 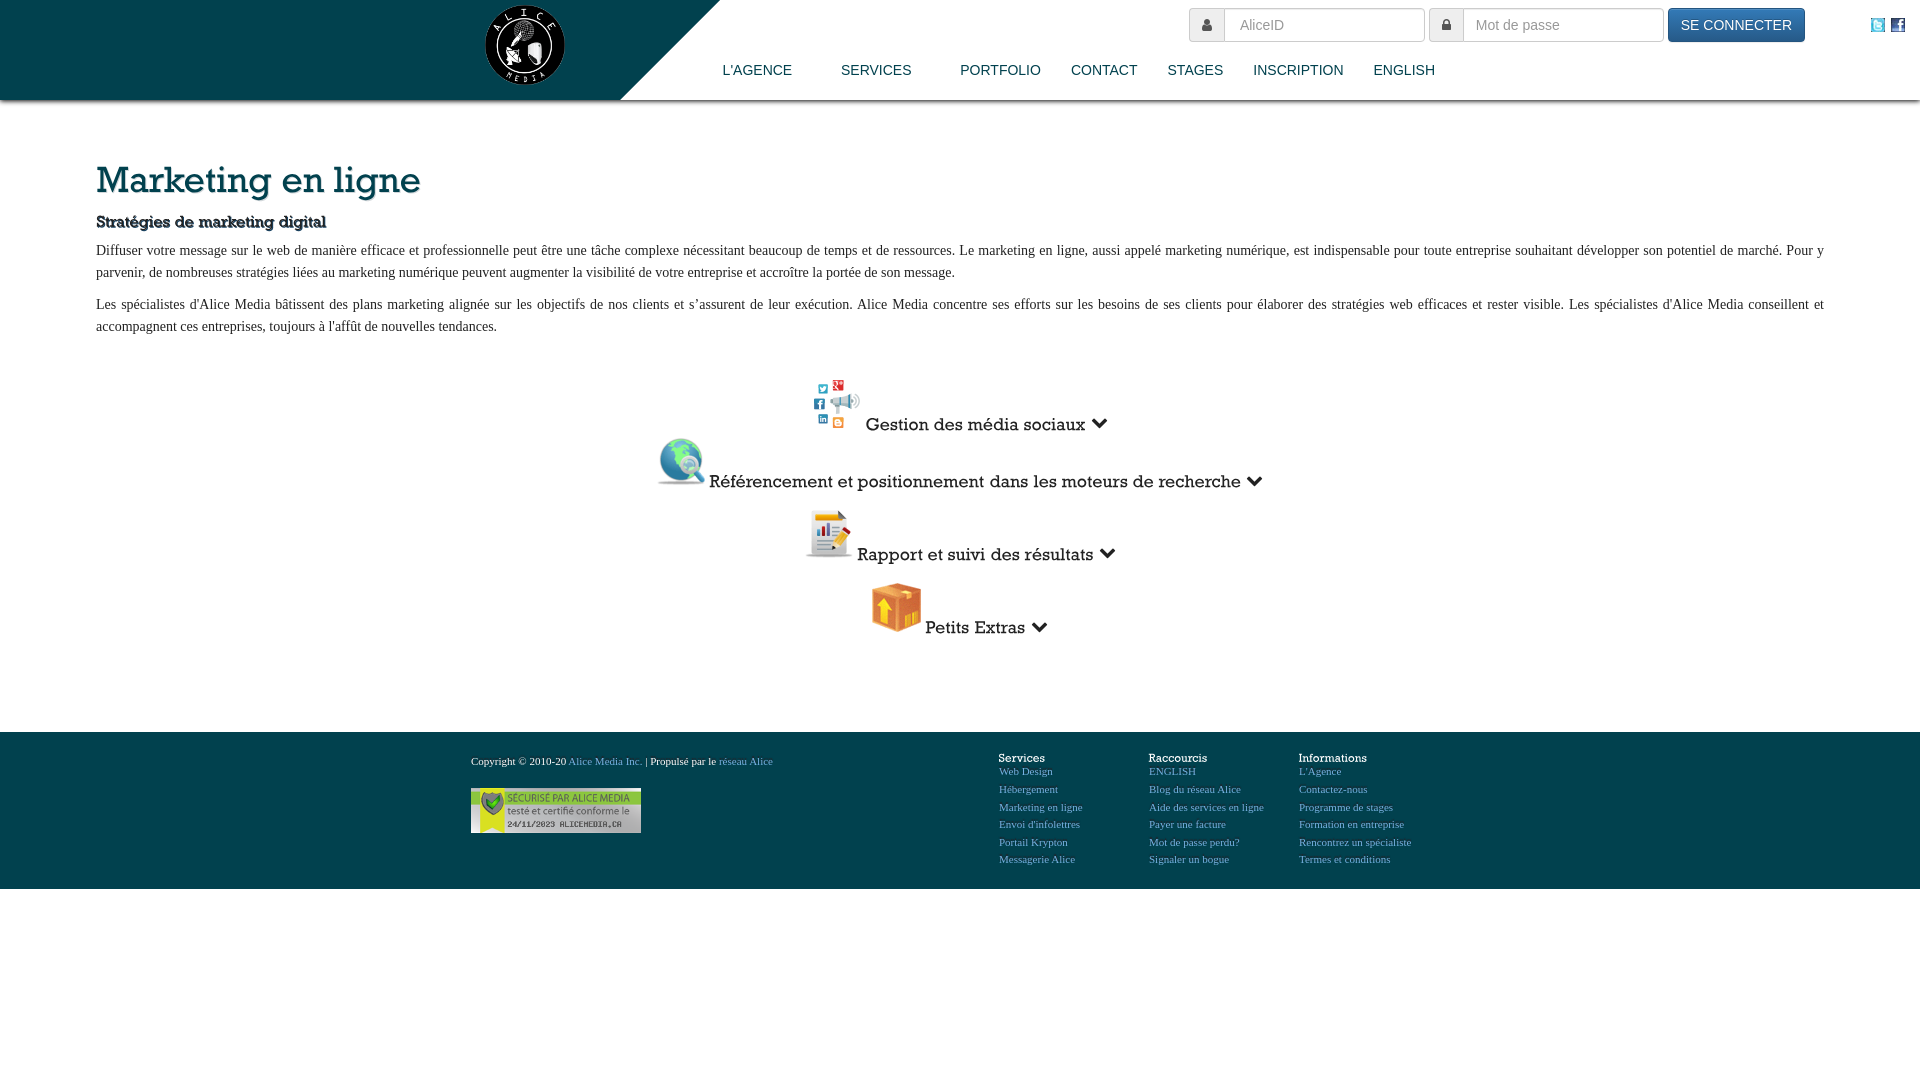 What do you see at coordinates (766, 68) in the screenshot?
I see `'L'AGENCE'` at bounding box center [766, 68].